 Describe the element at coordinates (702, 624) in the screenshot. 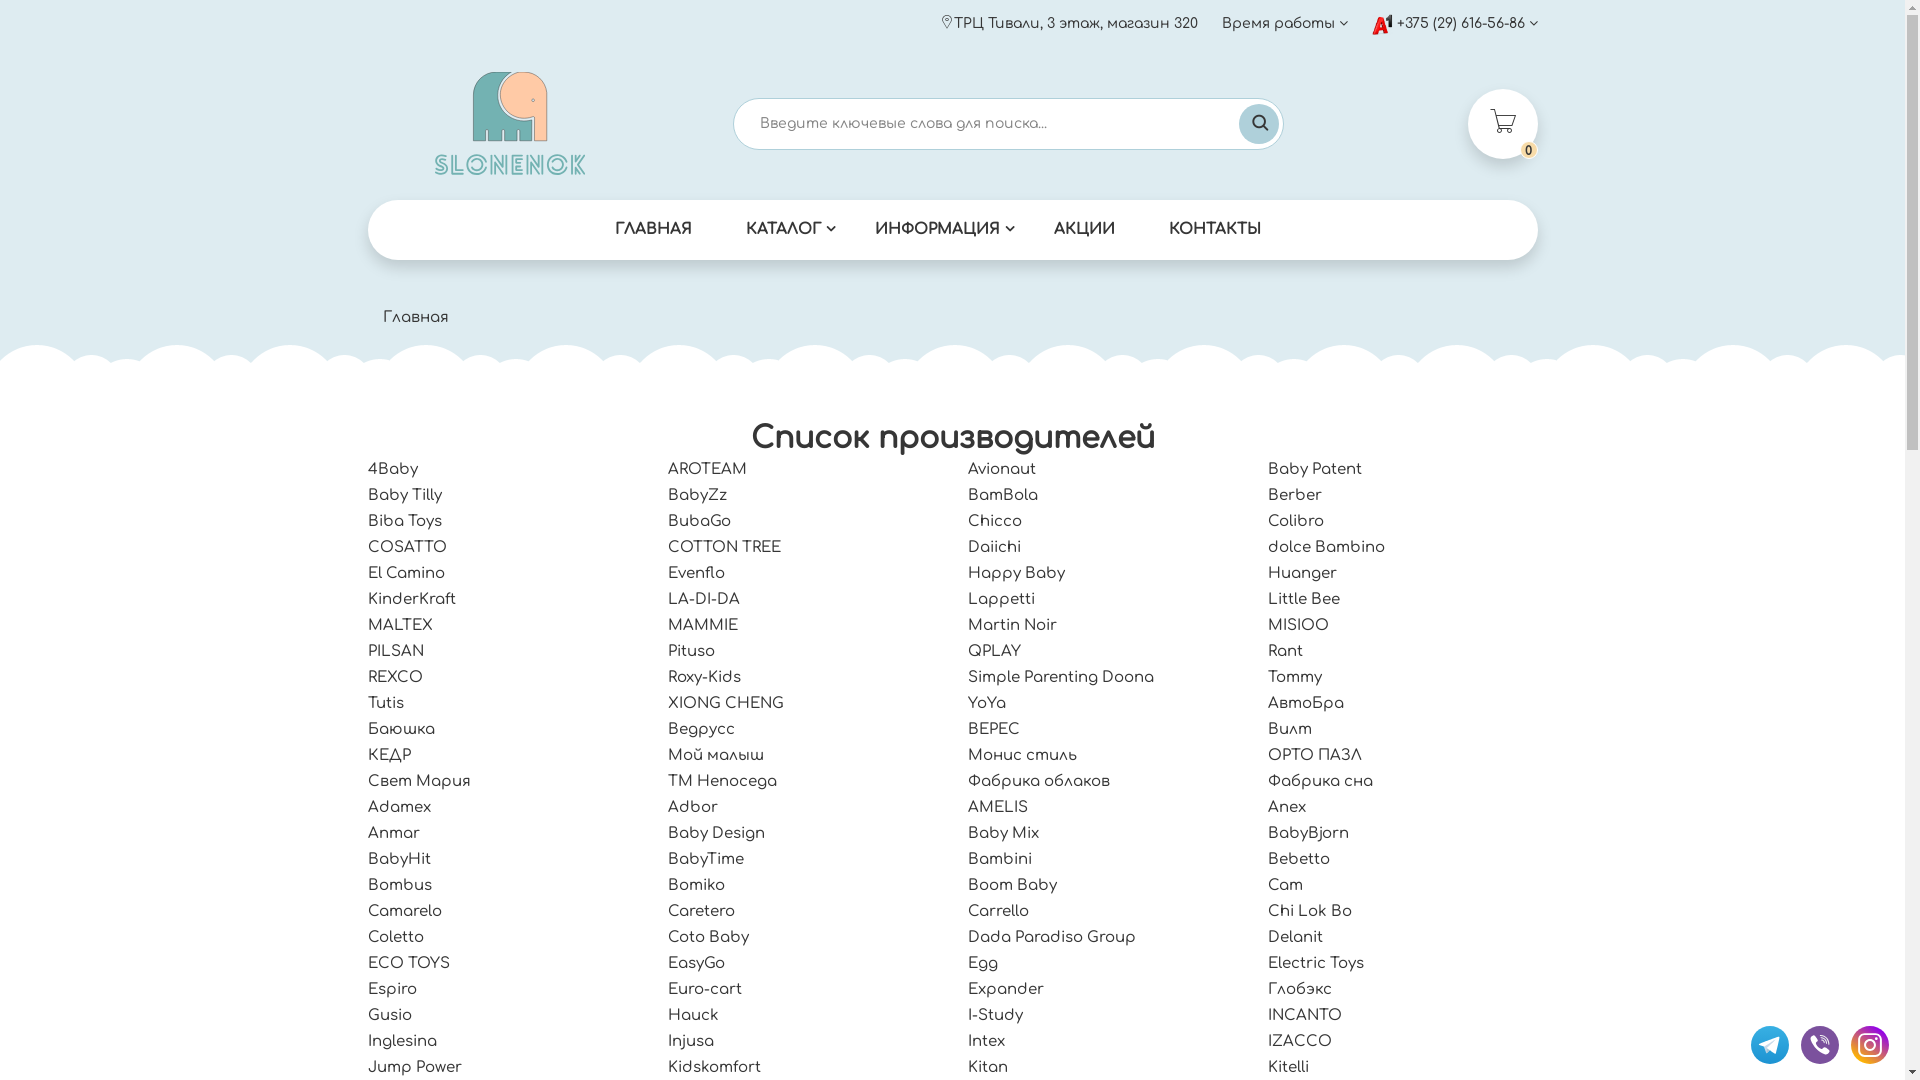

I see `'MAMMIE'` at that location.